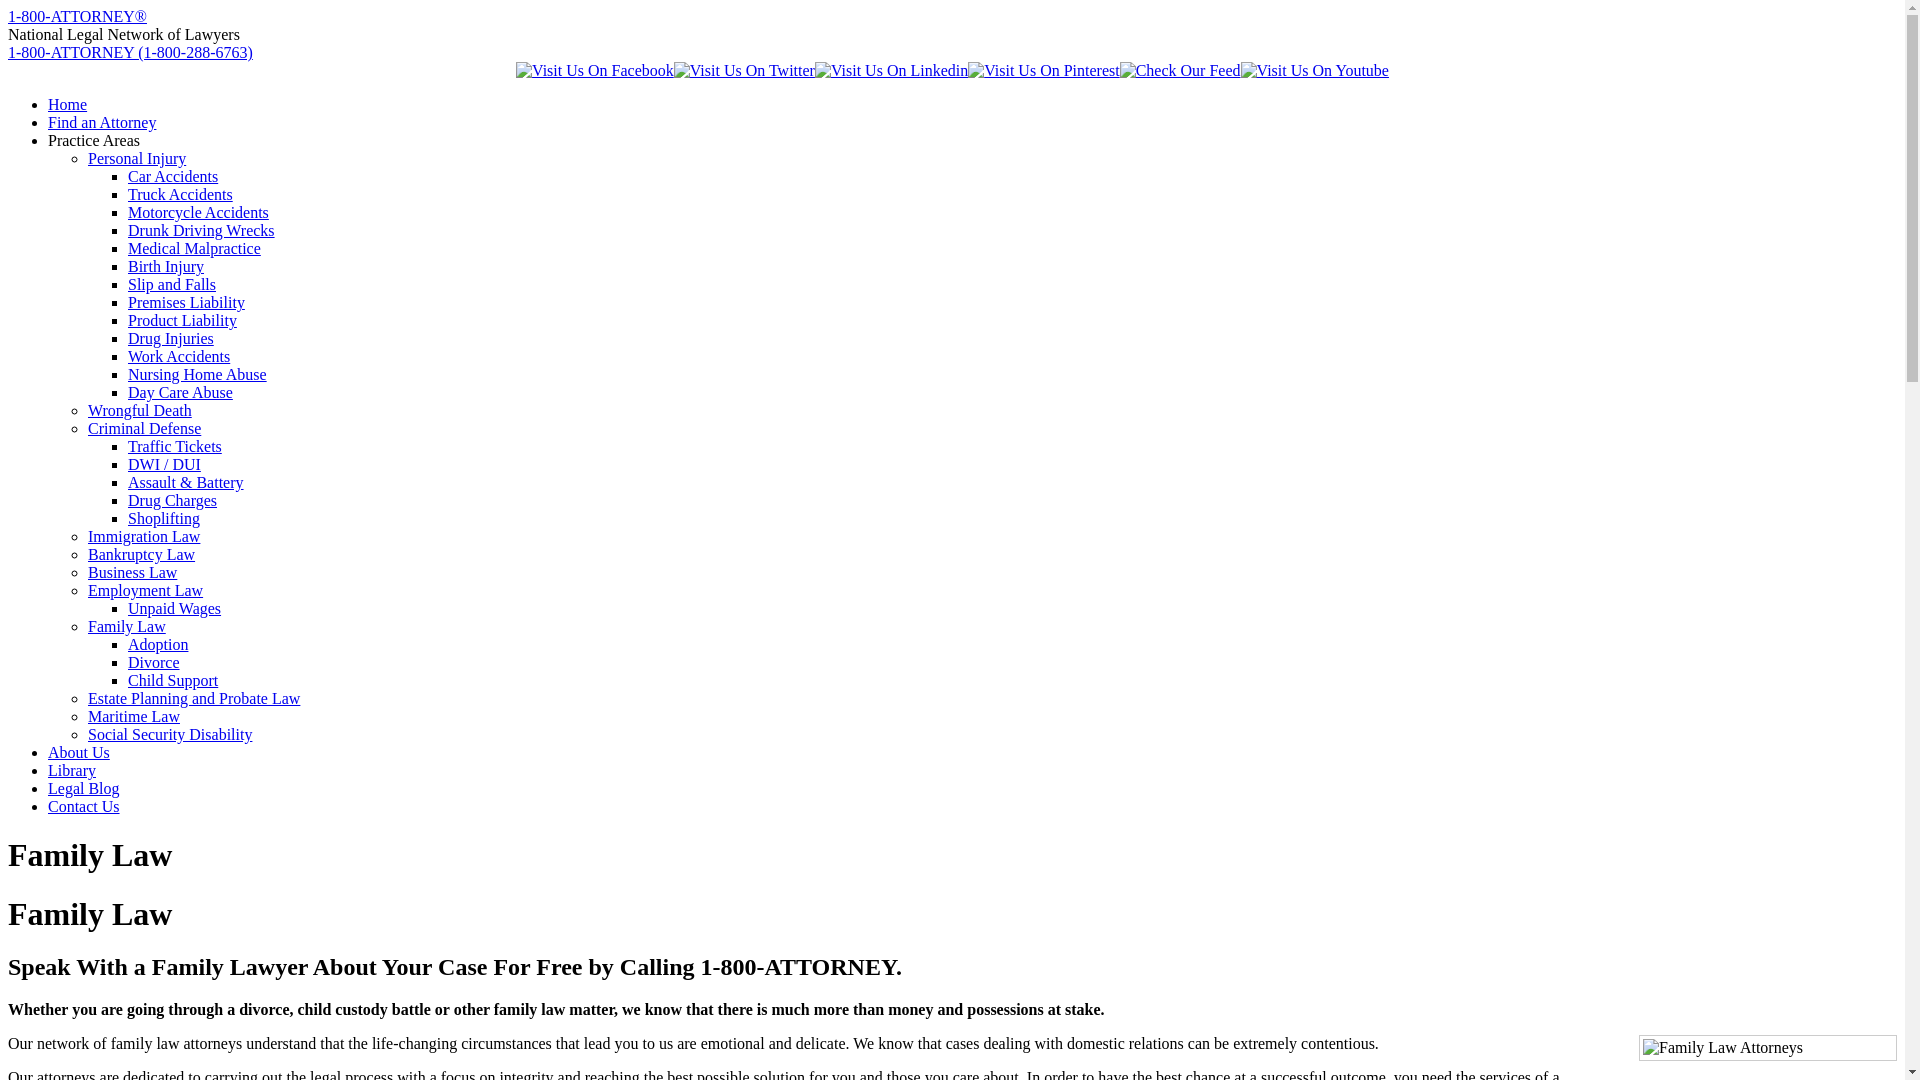  I want to click on 'Visit Us On Facebook', so click(594, 69).